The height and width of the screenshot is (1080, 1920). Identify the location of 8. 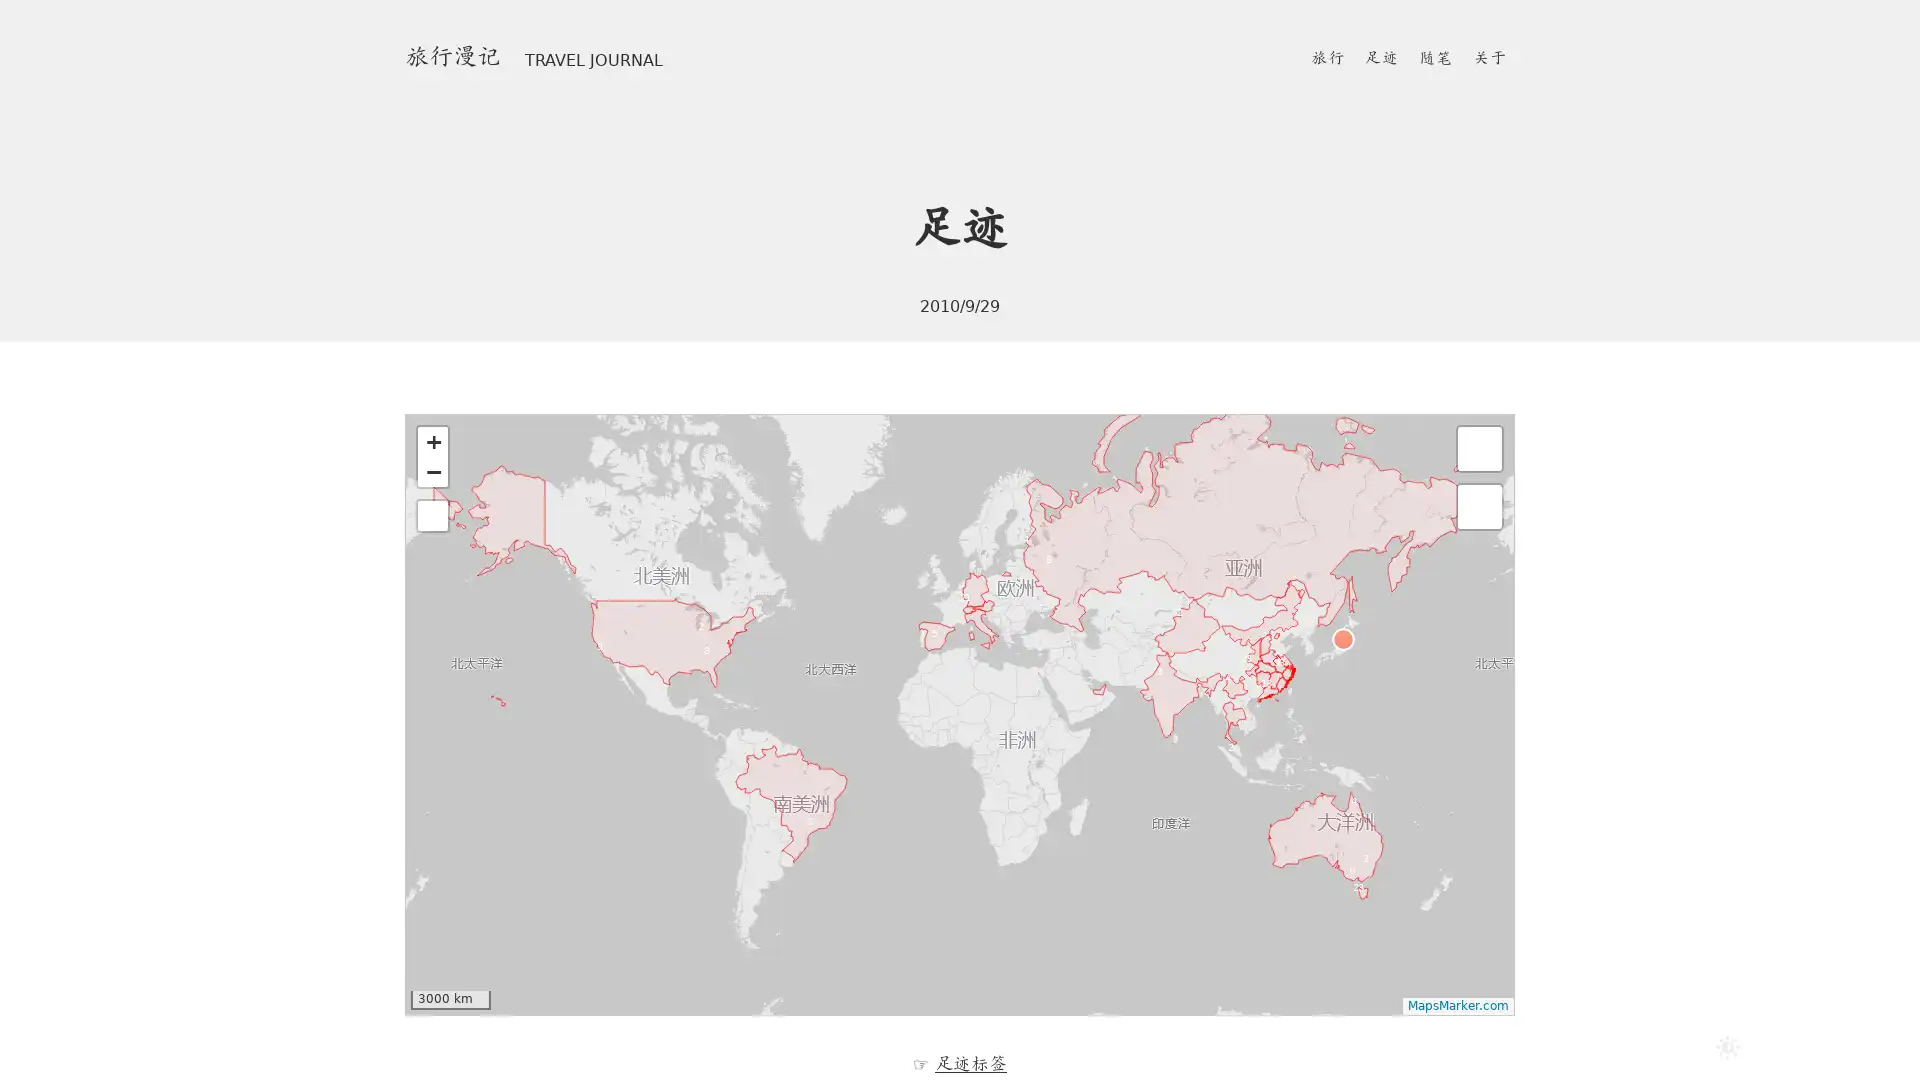
(1358, 875).